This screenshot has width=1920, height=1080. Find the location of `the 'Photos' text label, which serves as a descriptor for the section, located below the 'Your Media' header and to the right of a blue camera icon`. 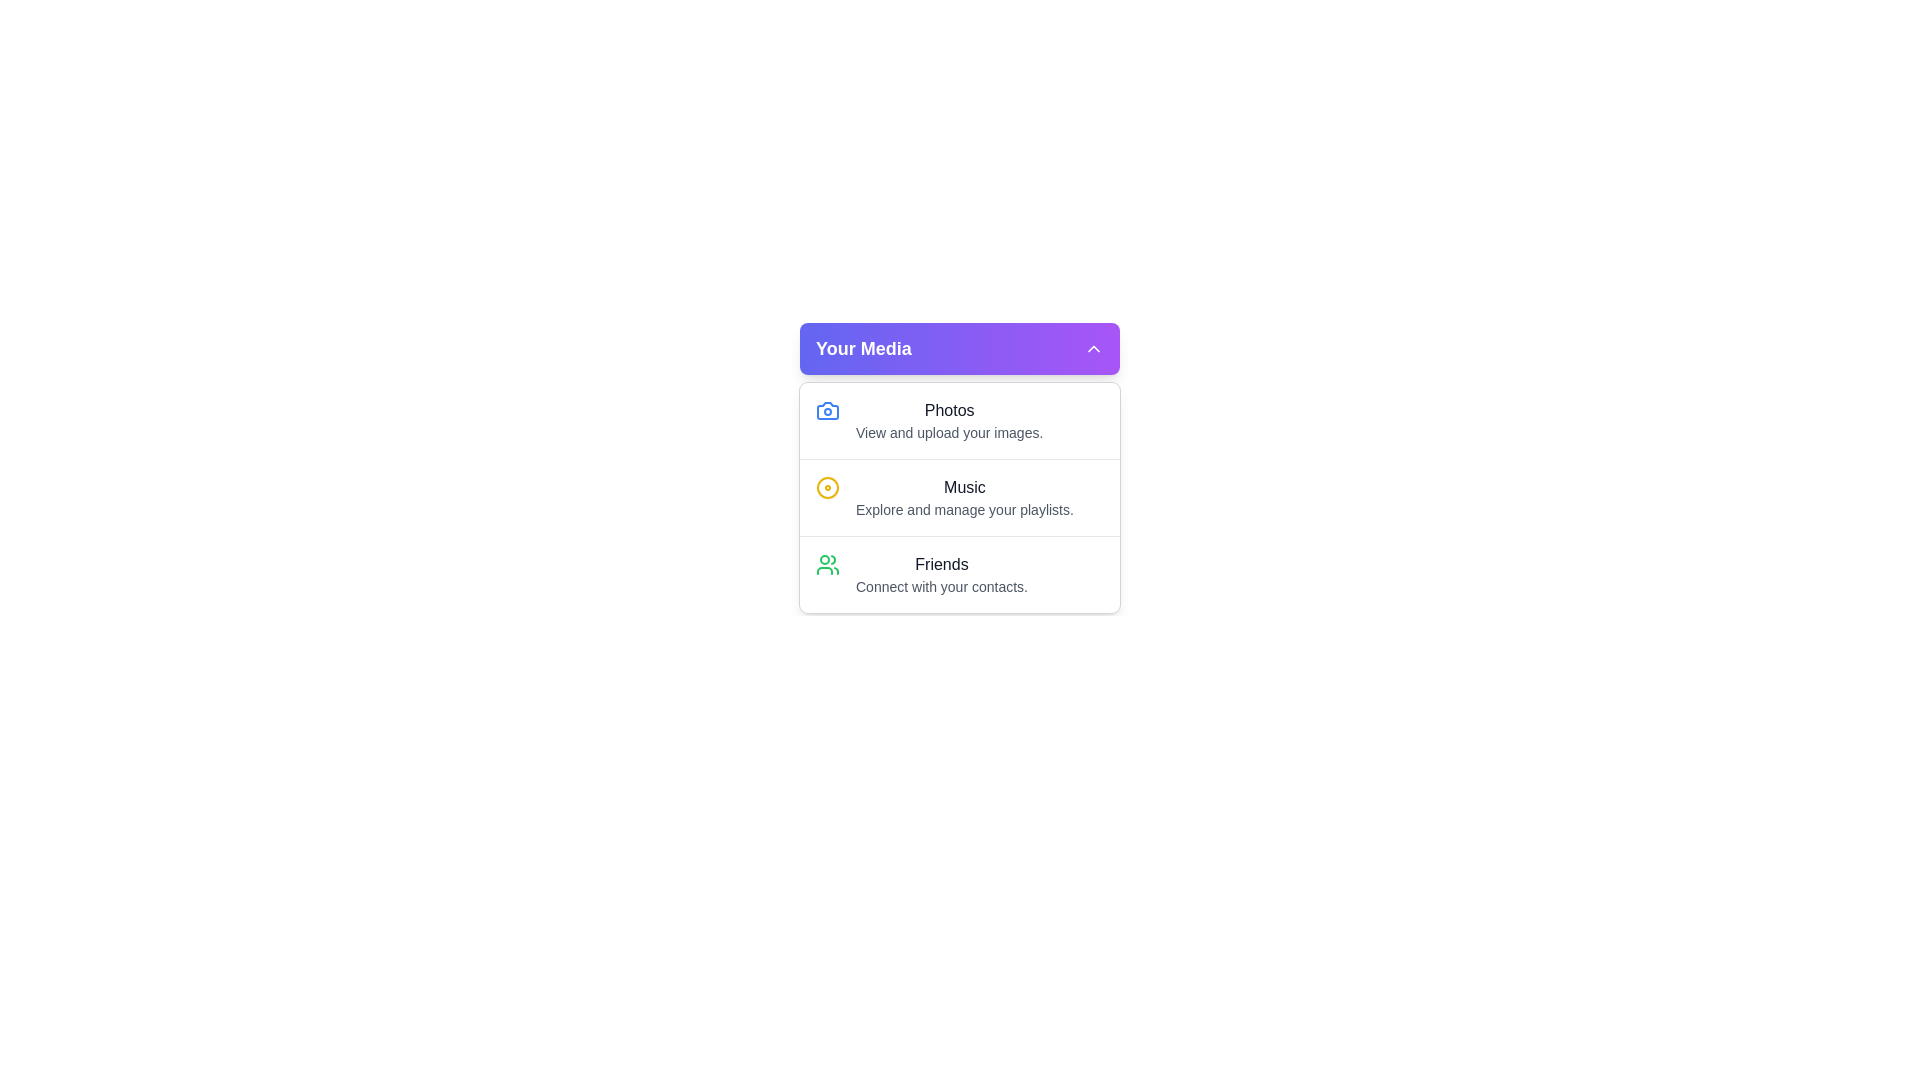

the 'Photos' text label, which serves as a descriptor for the section, located below the 'Your Media' header and to the right of a blue camera icon is located at coordinates (948, 419).